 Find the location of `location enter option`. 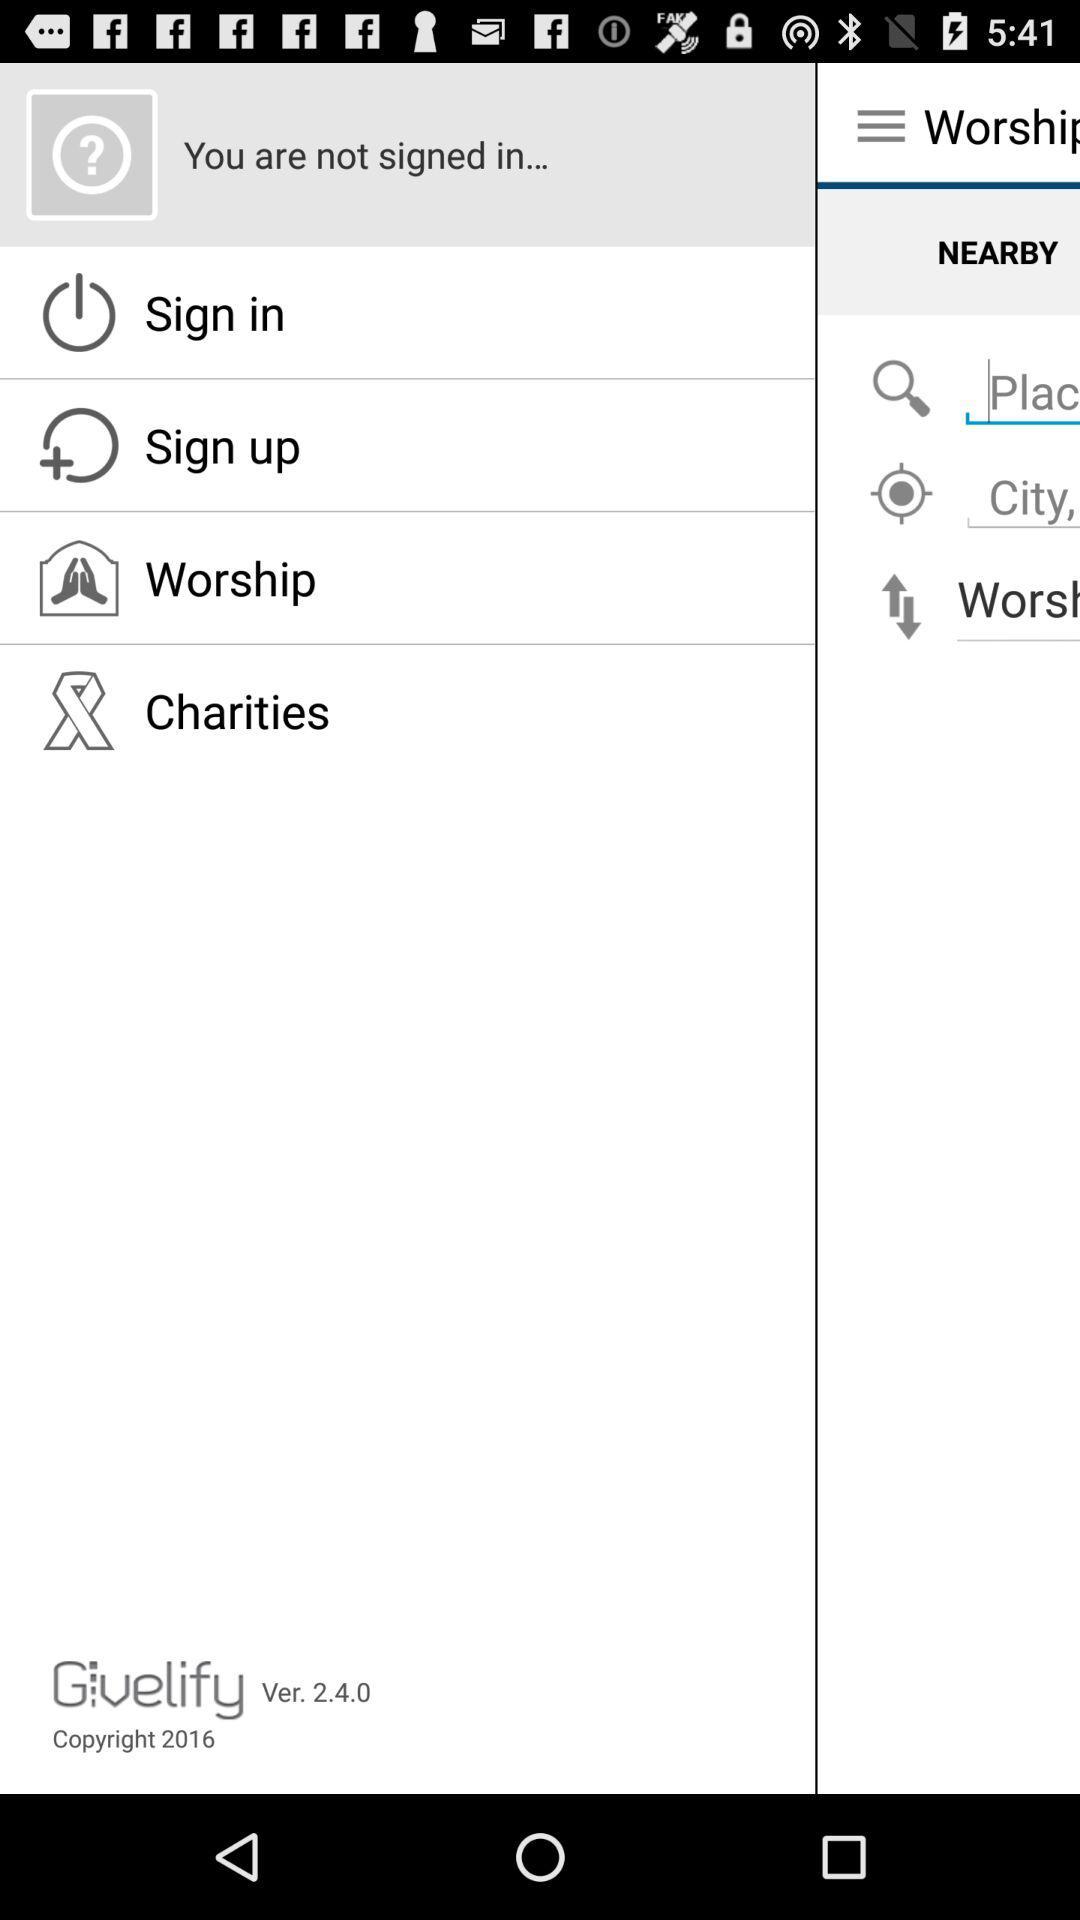

location enter option is located at coordinates (1018, 380).